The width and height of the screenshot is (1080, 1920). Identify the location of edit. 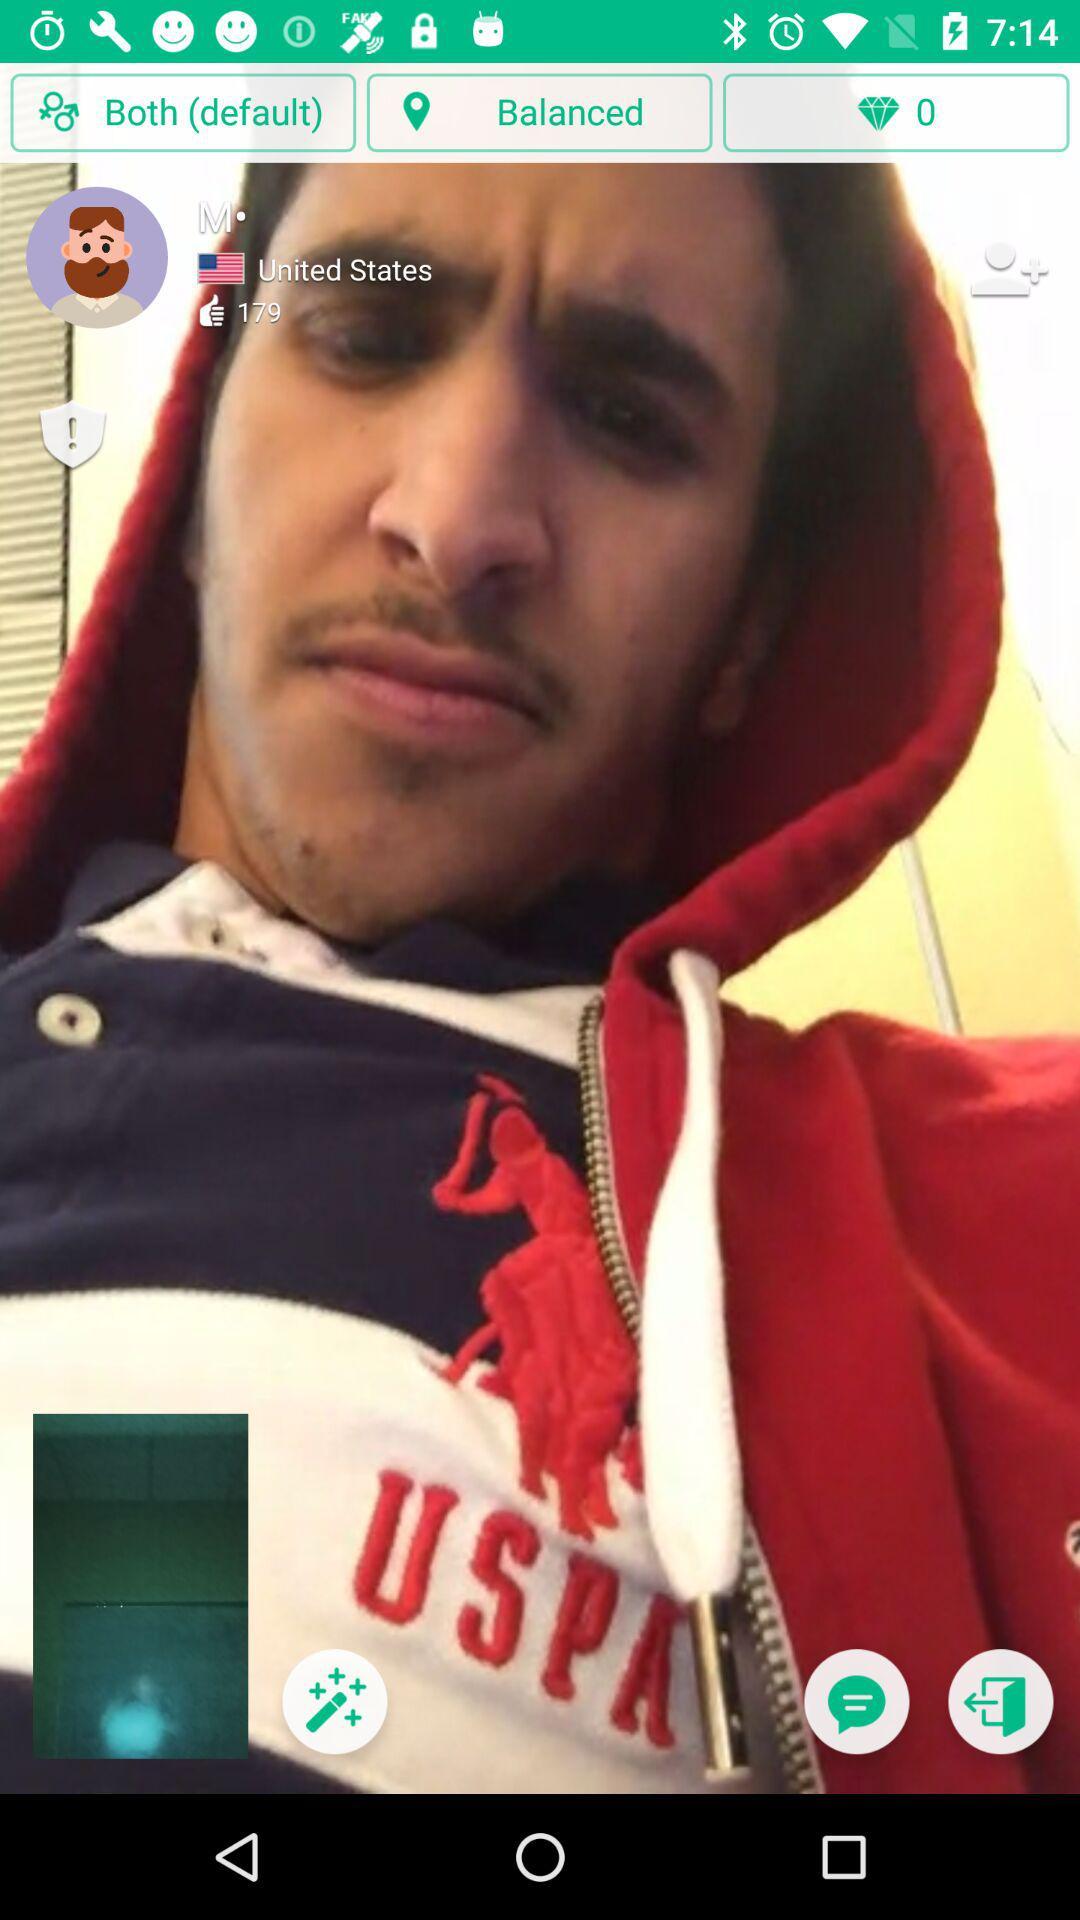
(333, 1713).